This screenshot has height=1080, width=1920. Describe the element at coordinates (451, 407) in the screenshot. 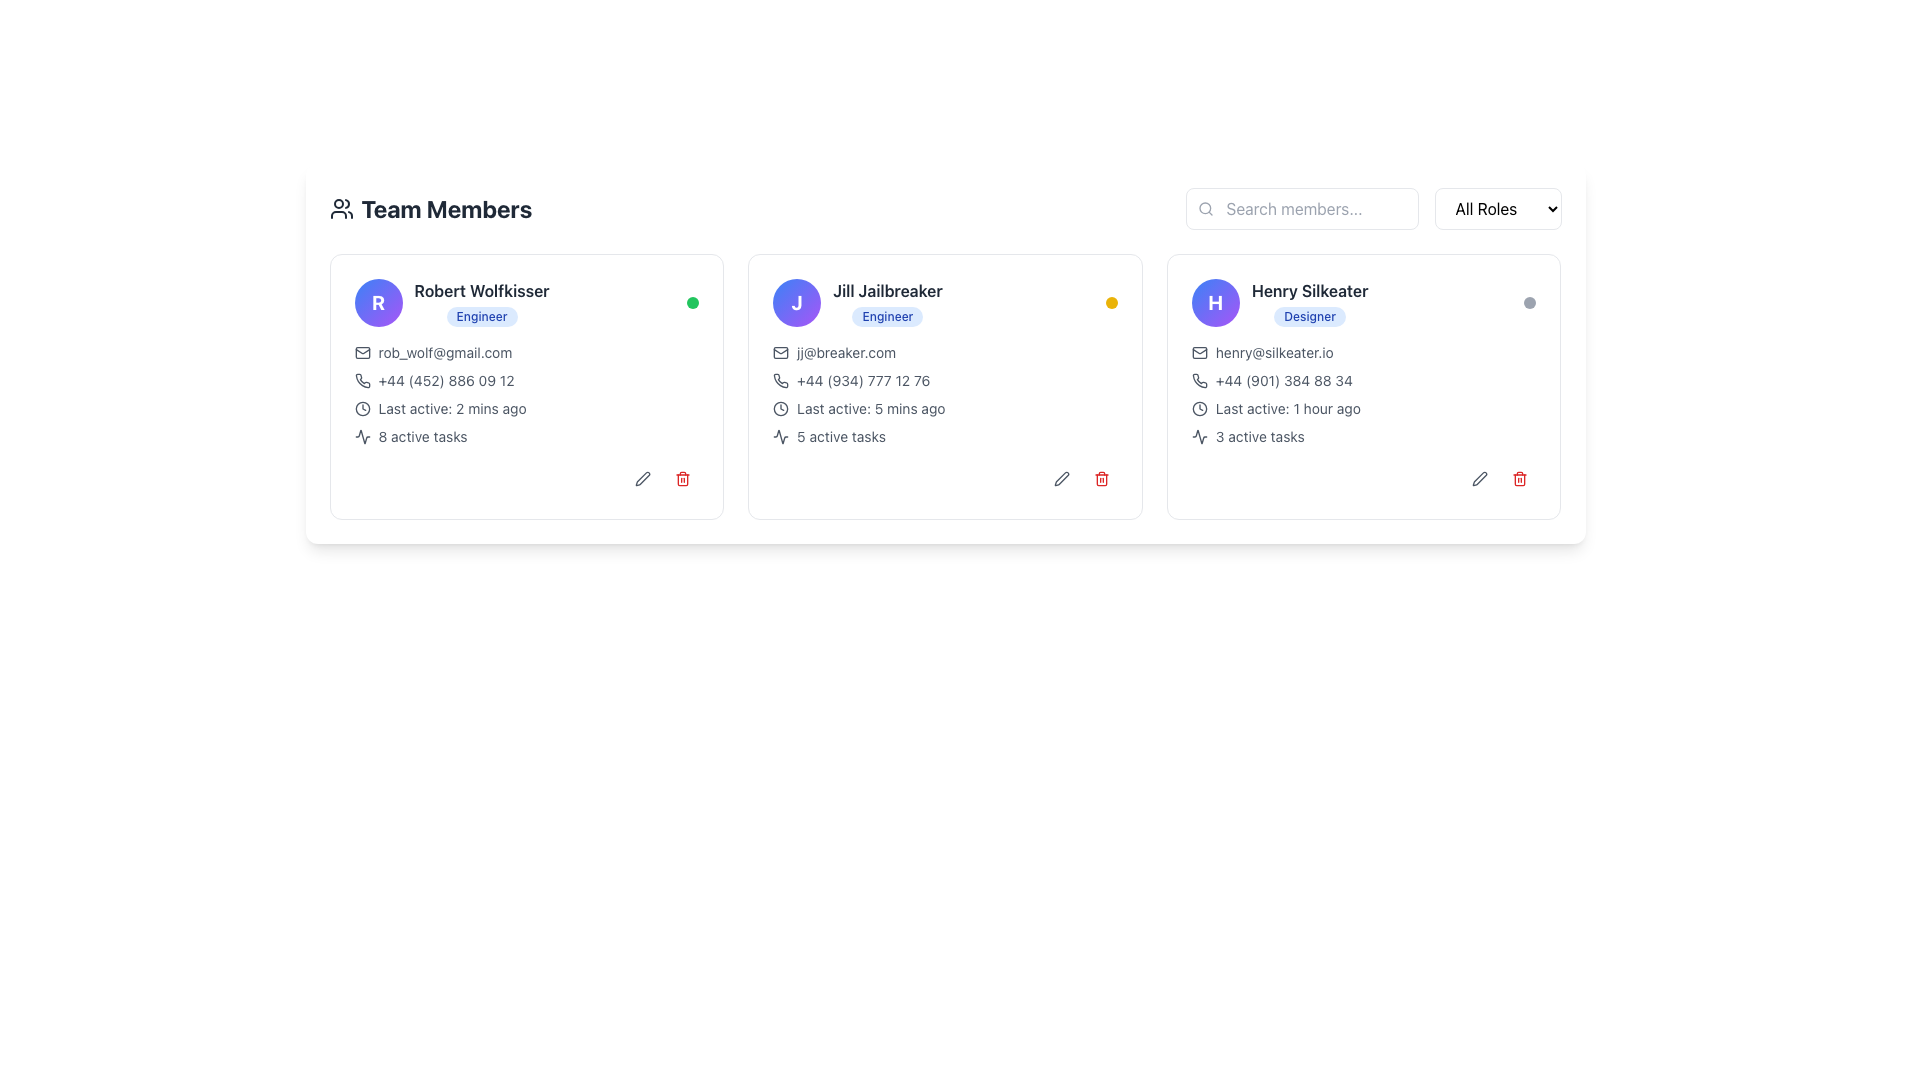

I see `status displayed in the text label indicating the last activity time of the person in the first card under the 'Team Members' heading, located below the user's name and email` at that location.